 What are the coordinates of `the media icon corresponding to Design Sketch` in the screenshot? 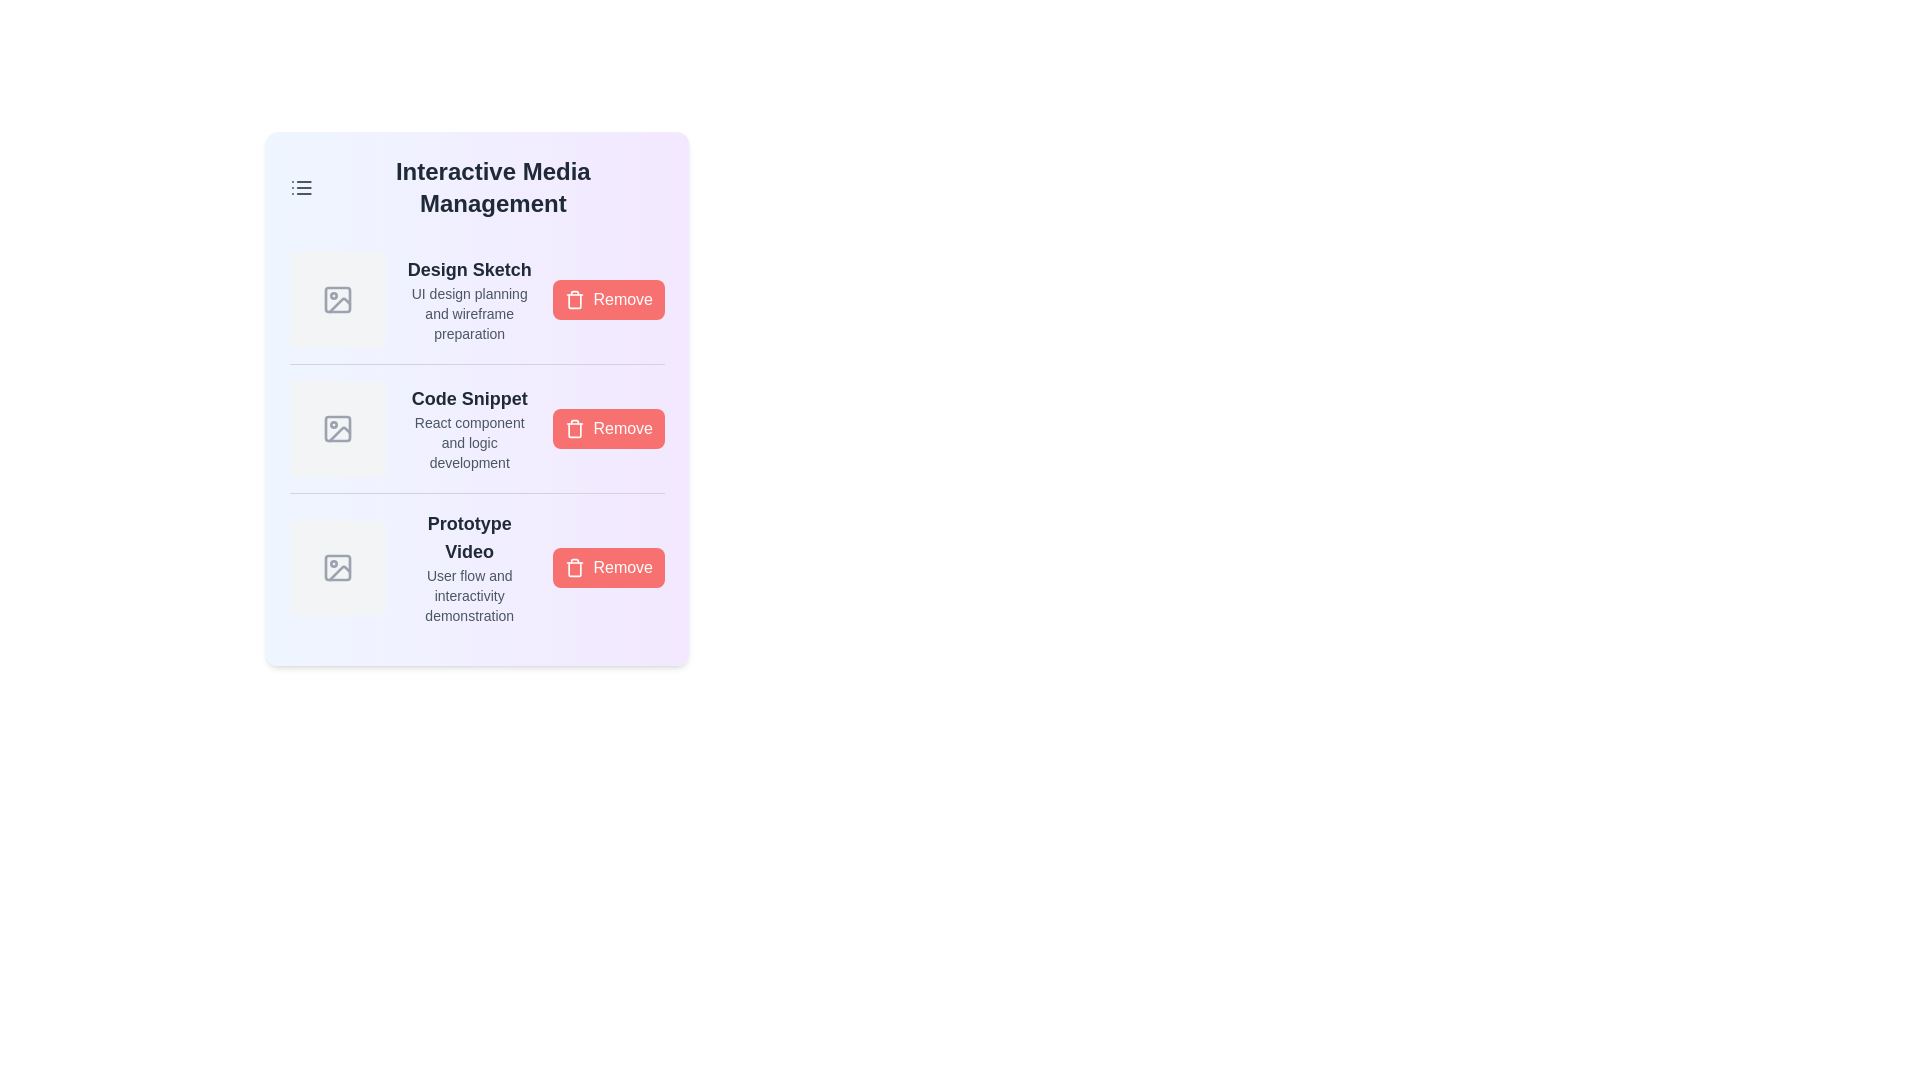 It's located at (337, 300).